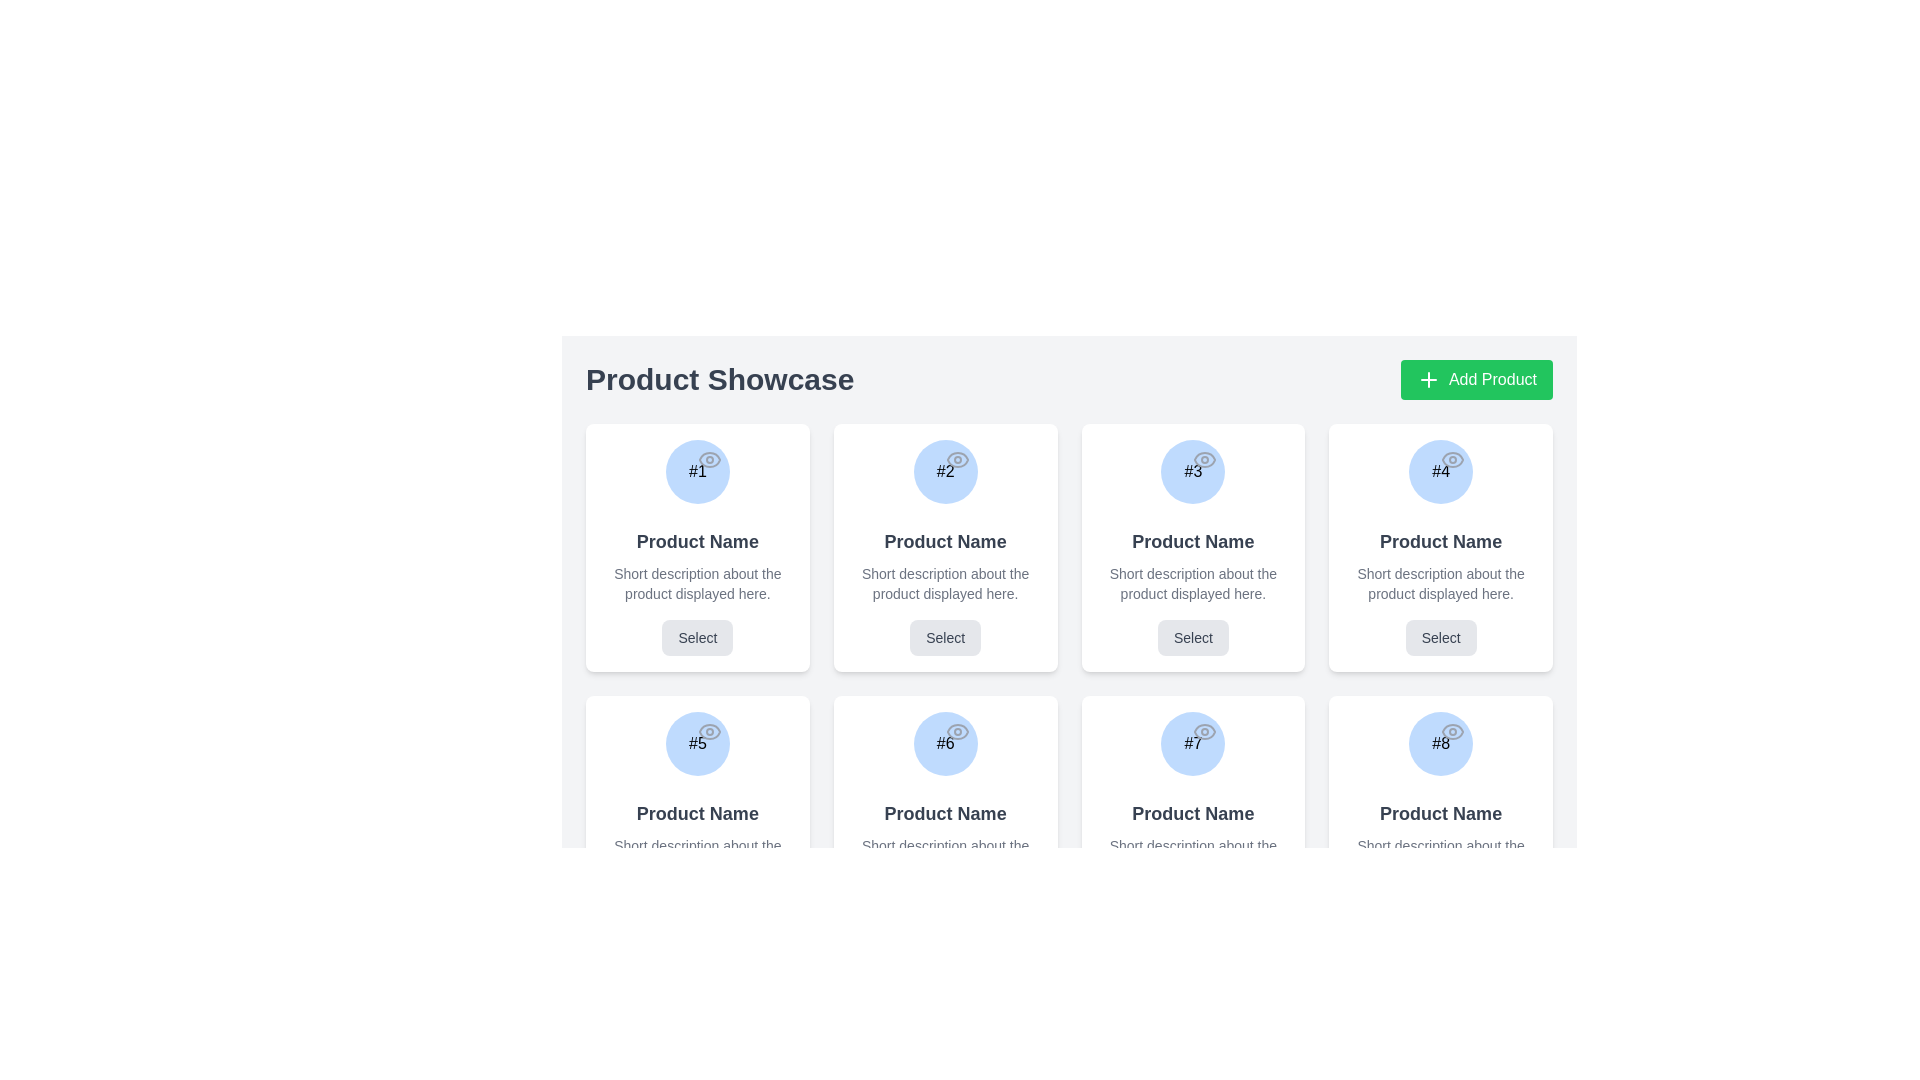 This screenshot has width=1920, height=1080. Describe the element at coordinates (697, 744) in the screenshot. I see `the text label displaying '#5' which is styled in bold black font against a light blue circular background, located in the second row, third column of the grid layout` at that location.